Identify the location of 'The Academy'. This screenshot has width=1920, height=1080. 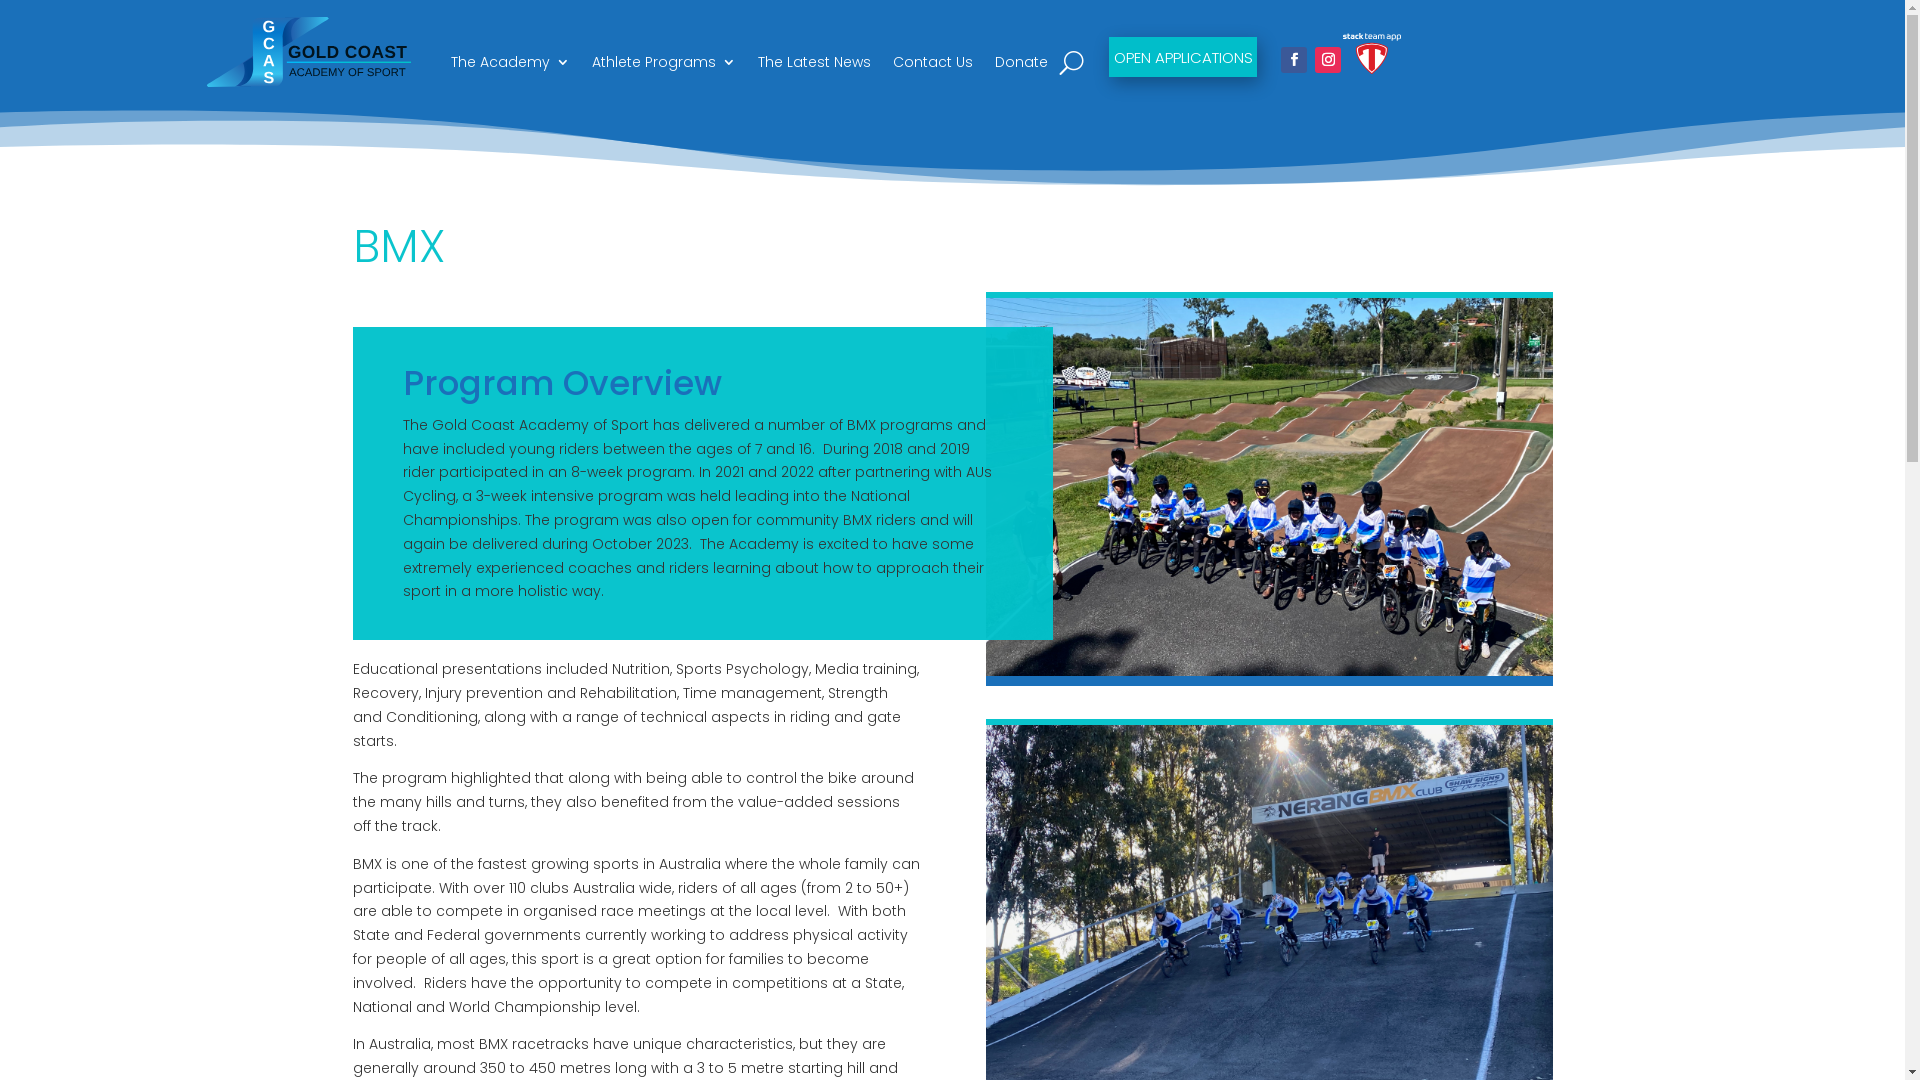
(510, 64).